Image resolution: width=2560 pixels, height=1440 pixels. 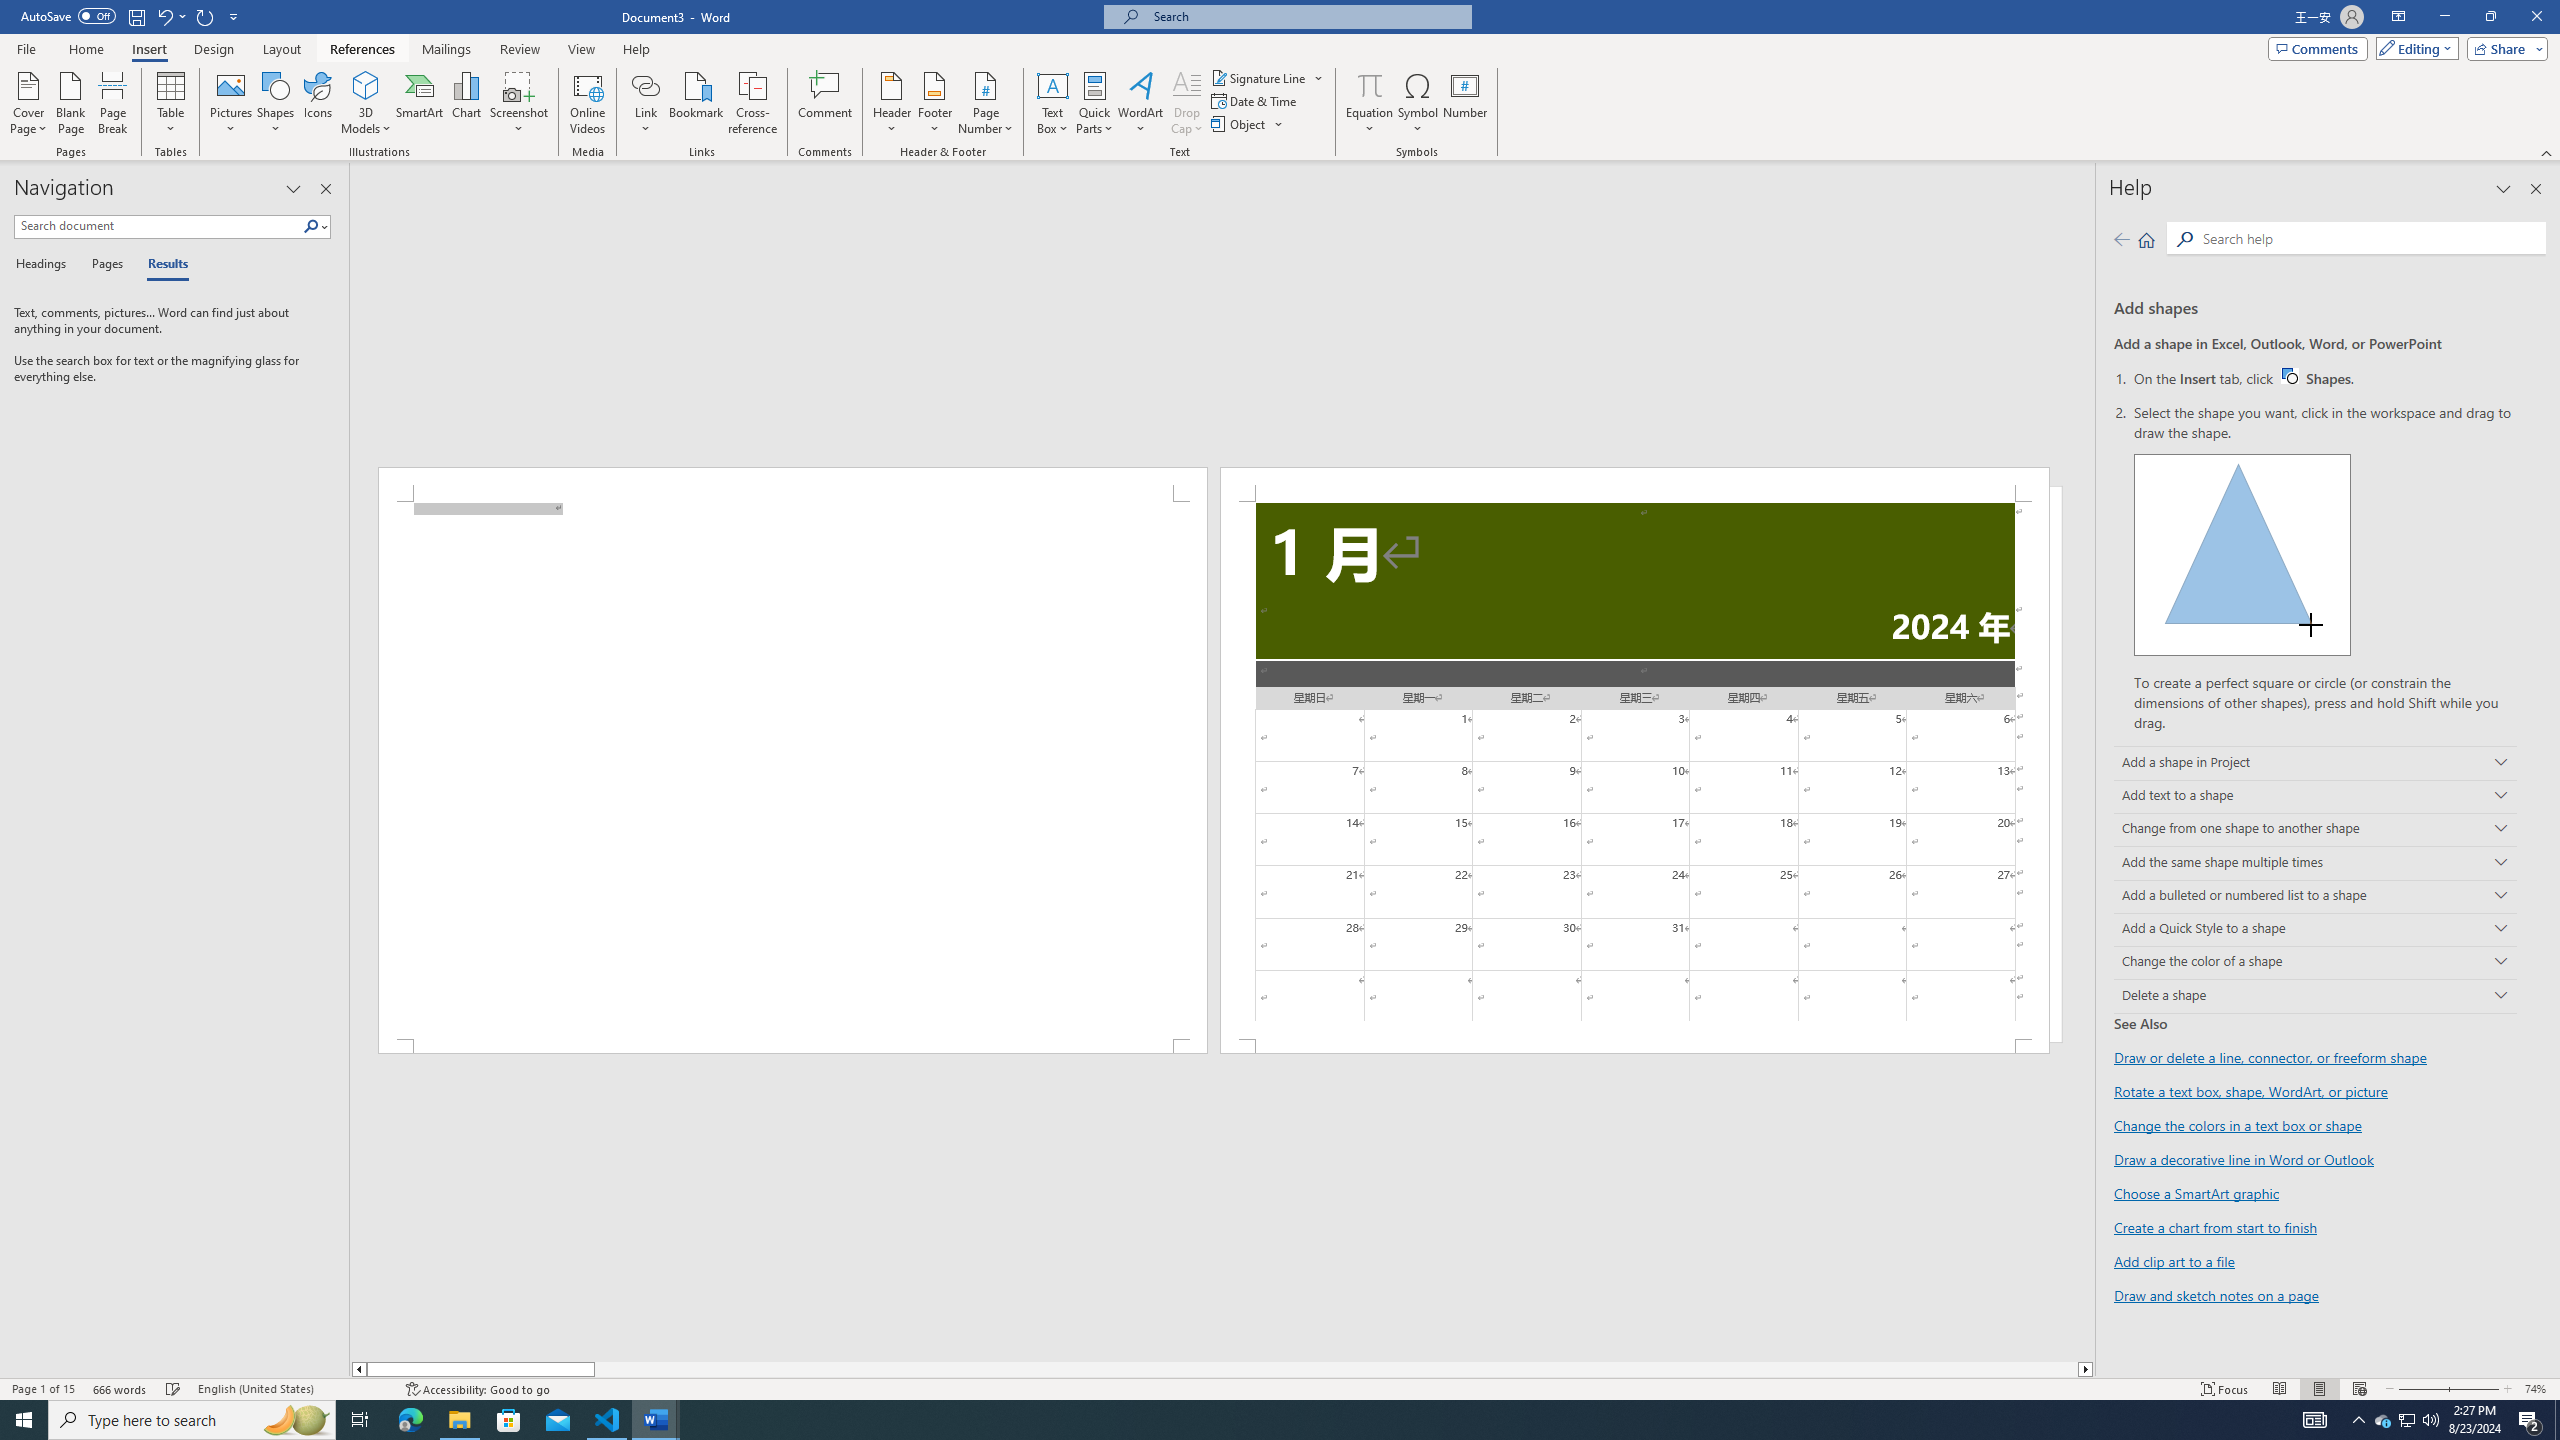 I want to click on 'Undo New Page', so click(x=163, y=15).